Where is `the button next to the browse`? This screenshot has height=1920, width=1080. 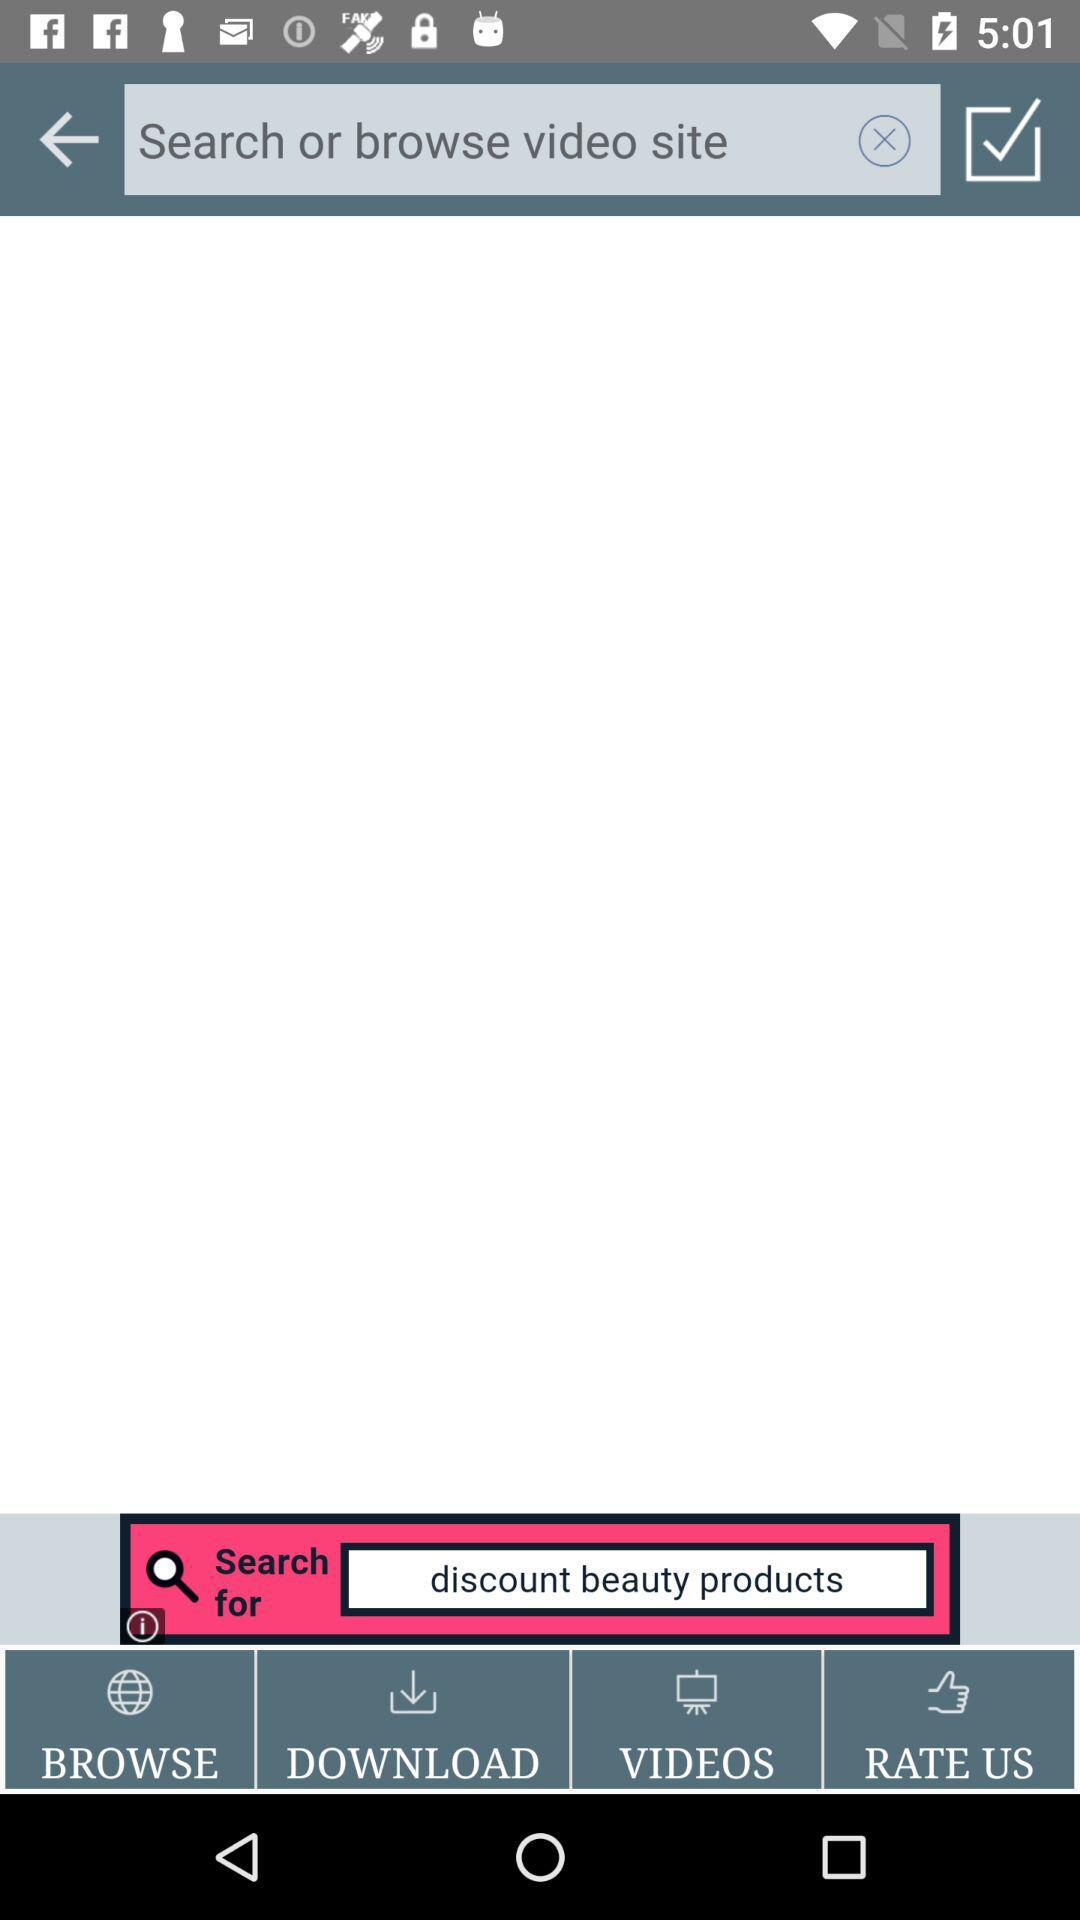 the button next to the browse is located at coordinates (412, 1718).